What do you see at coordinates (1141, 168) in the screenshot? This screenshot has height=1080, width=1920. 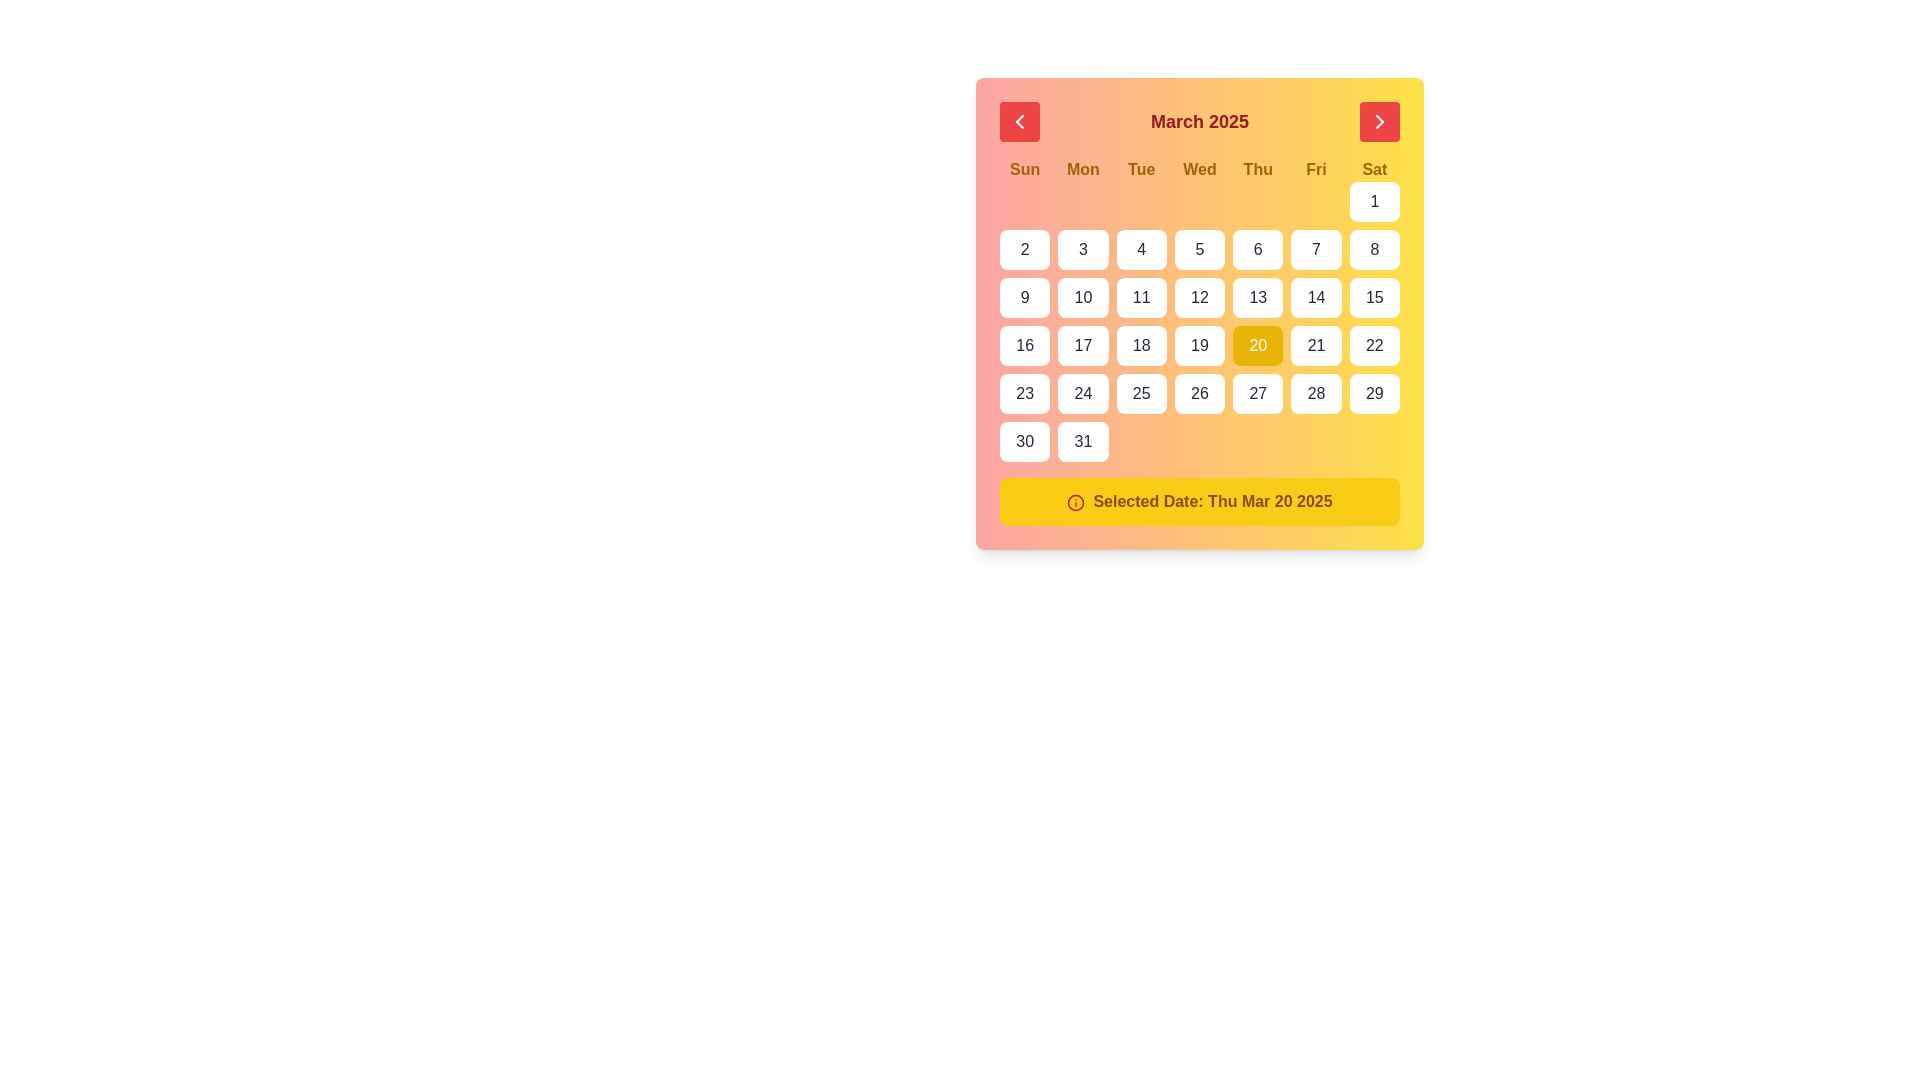 I see `the bold, centered text displaying 'Tue' in yellow, which is the third element in a row of days of the week in a calendar interface` at bounding box center [1141, 168].